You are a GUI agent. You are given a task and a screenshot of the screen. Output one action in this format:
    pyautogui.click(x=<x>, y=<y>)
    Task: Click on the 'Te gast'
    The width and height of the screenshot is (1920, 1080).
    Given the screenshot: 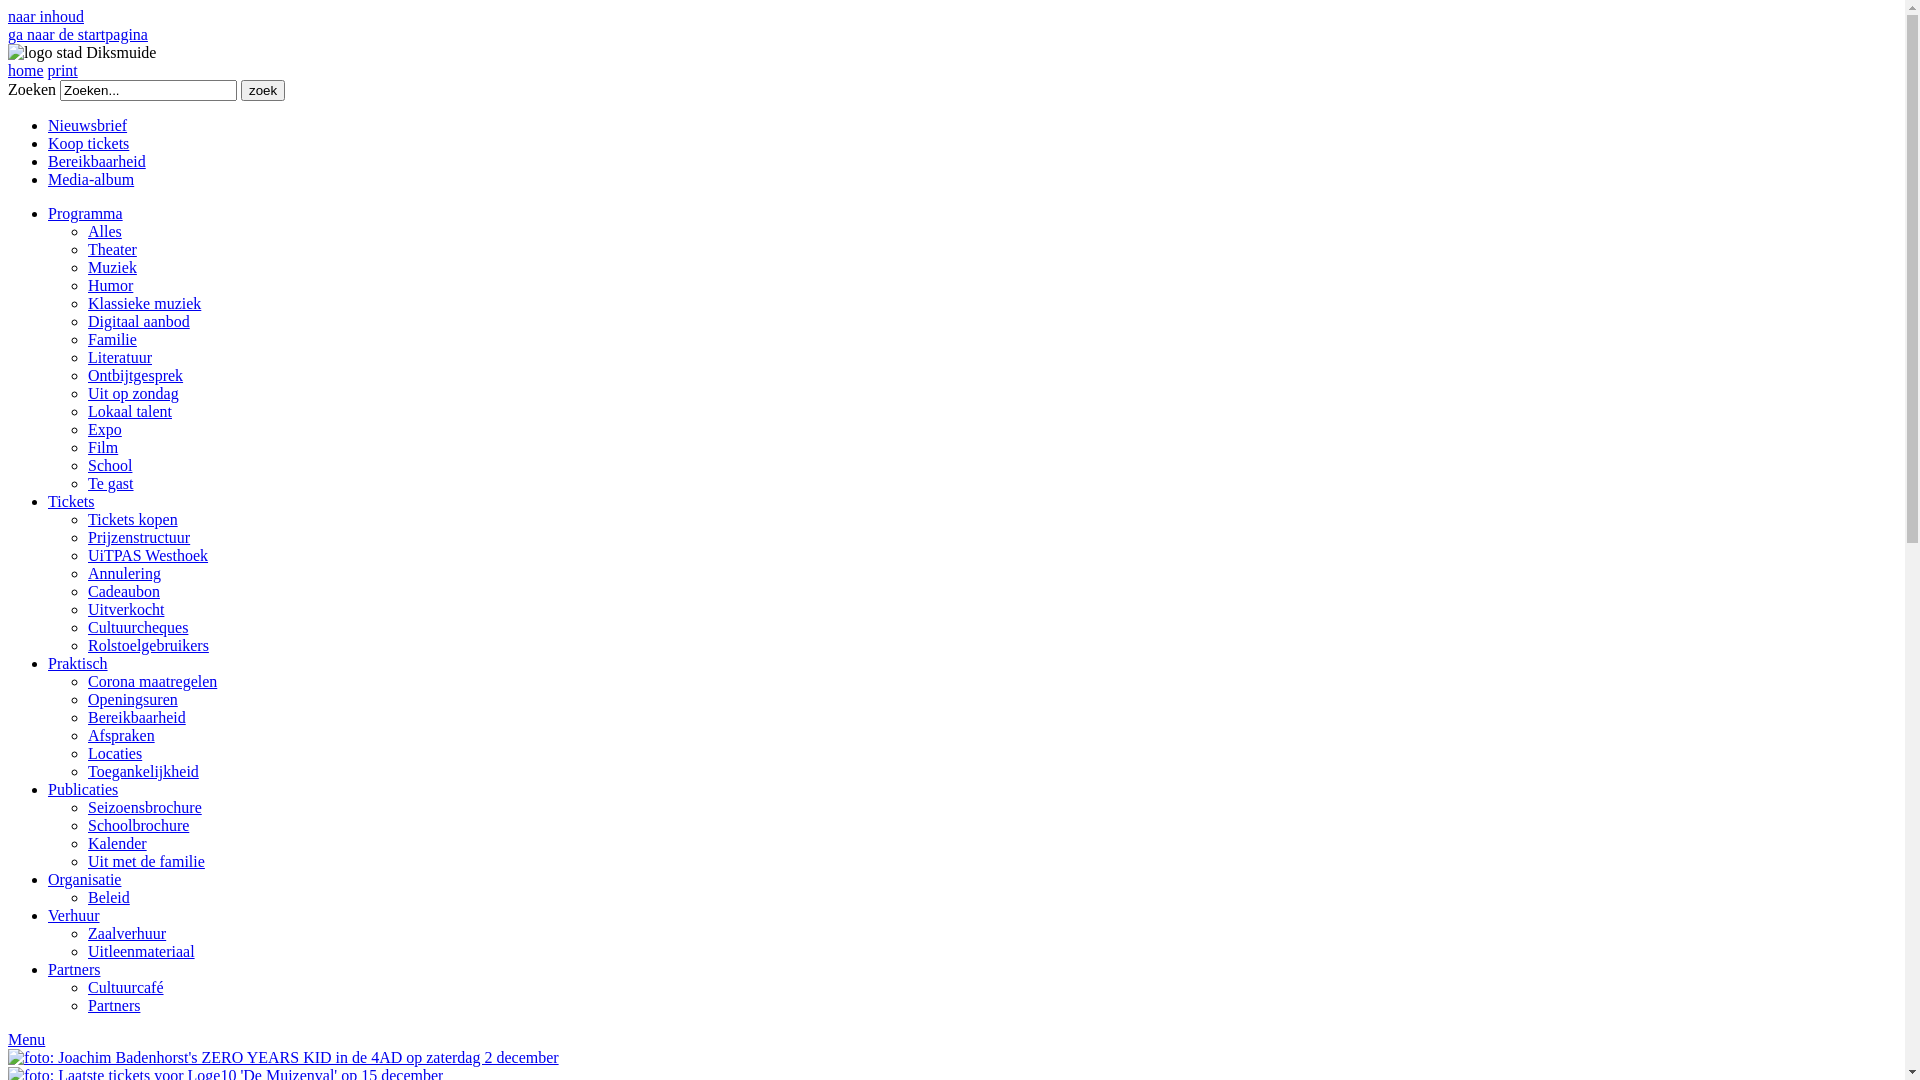 What is the action you would take?
    pyautogui.click(x=109, y=483)
    